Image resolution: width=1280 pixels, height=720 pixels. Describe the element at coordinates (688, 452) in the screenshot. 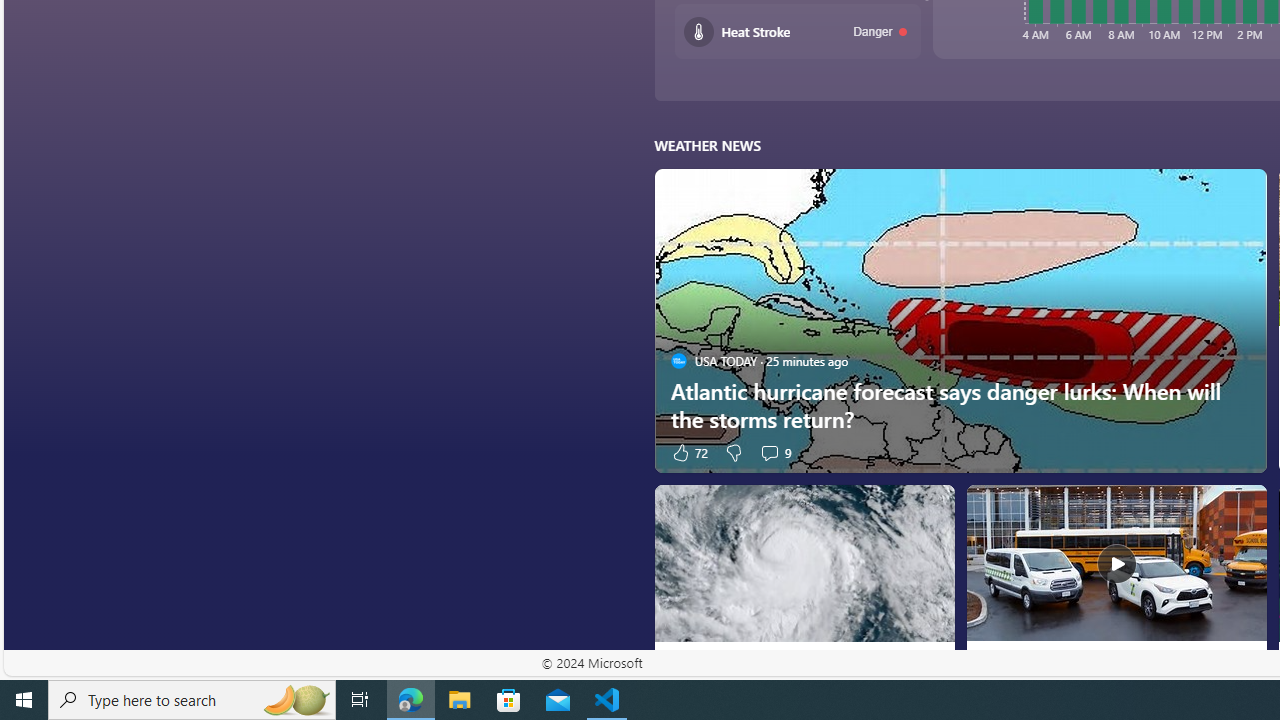

I see `'72 Like'` at that location.